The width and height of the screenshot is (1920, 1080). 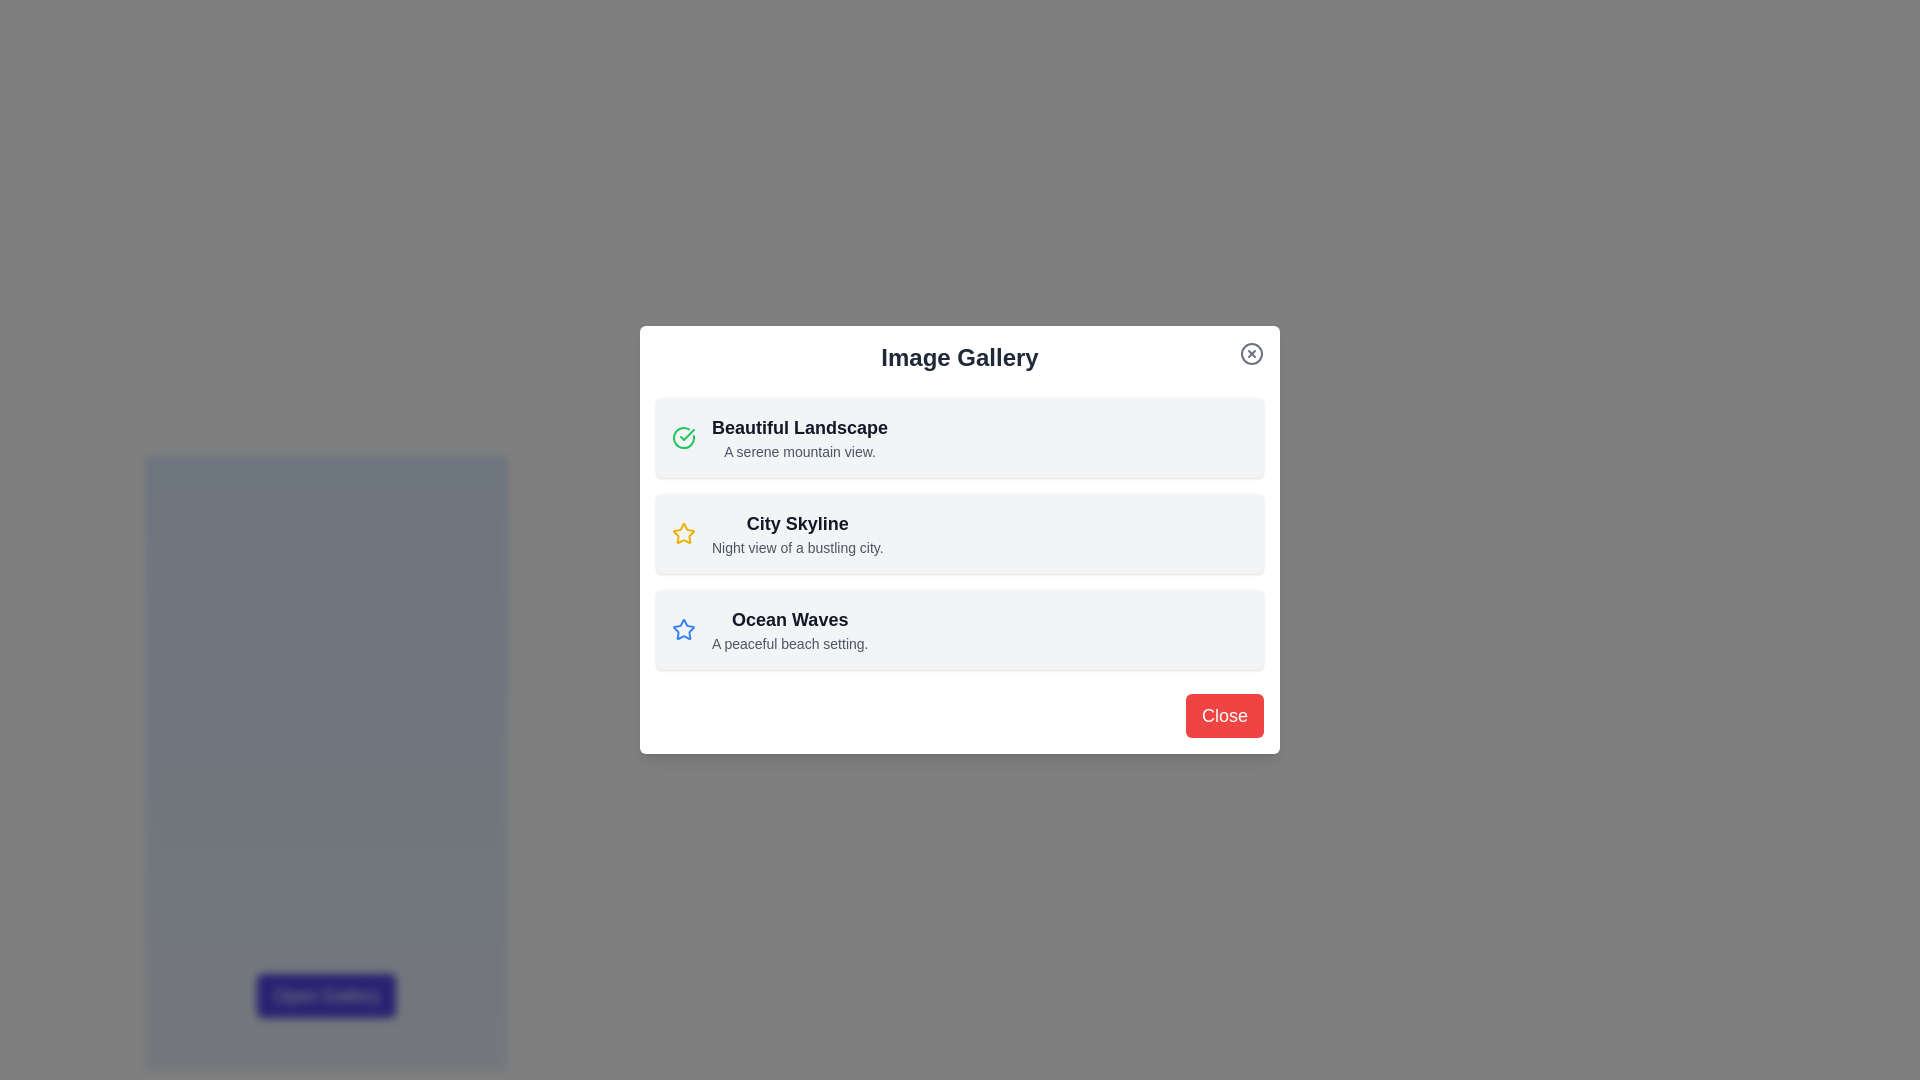 I want to click on the informational card displaying 'Beautiful Landscape' located in the center of the modal, so click(x=960, y=437).